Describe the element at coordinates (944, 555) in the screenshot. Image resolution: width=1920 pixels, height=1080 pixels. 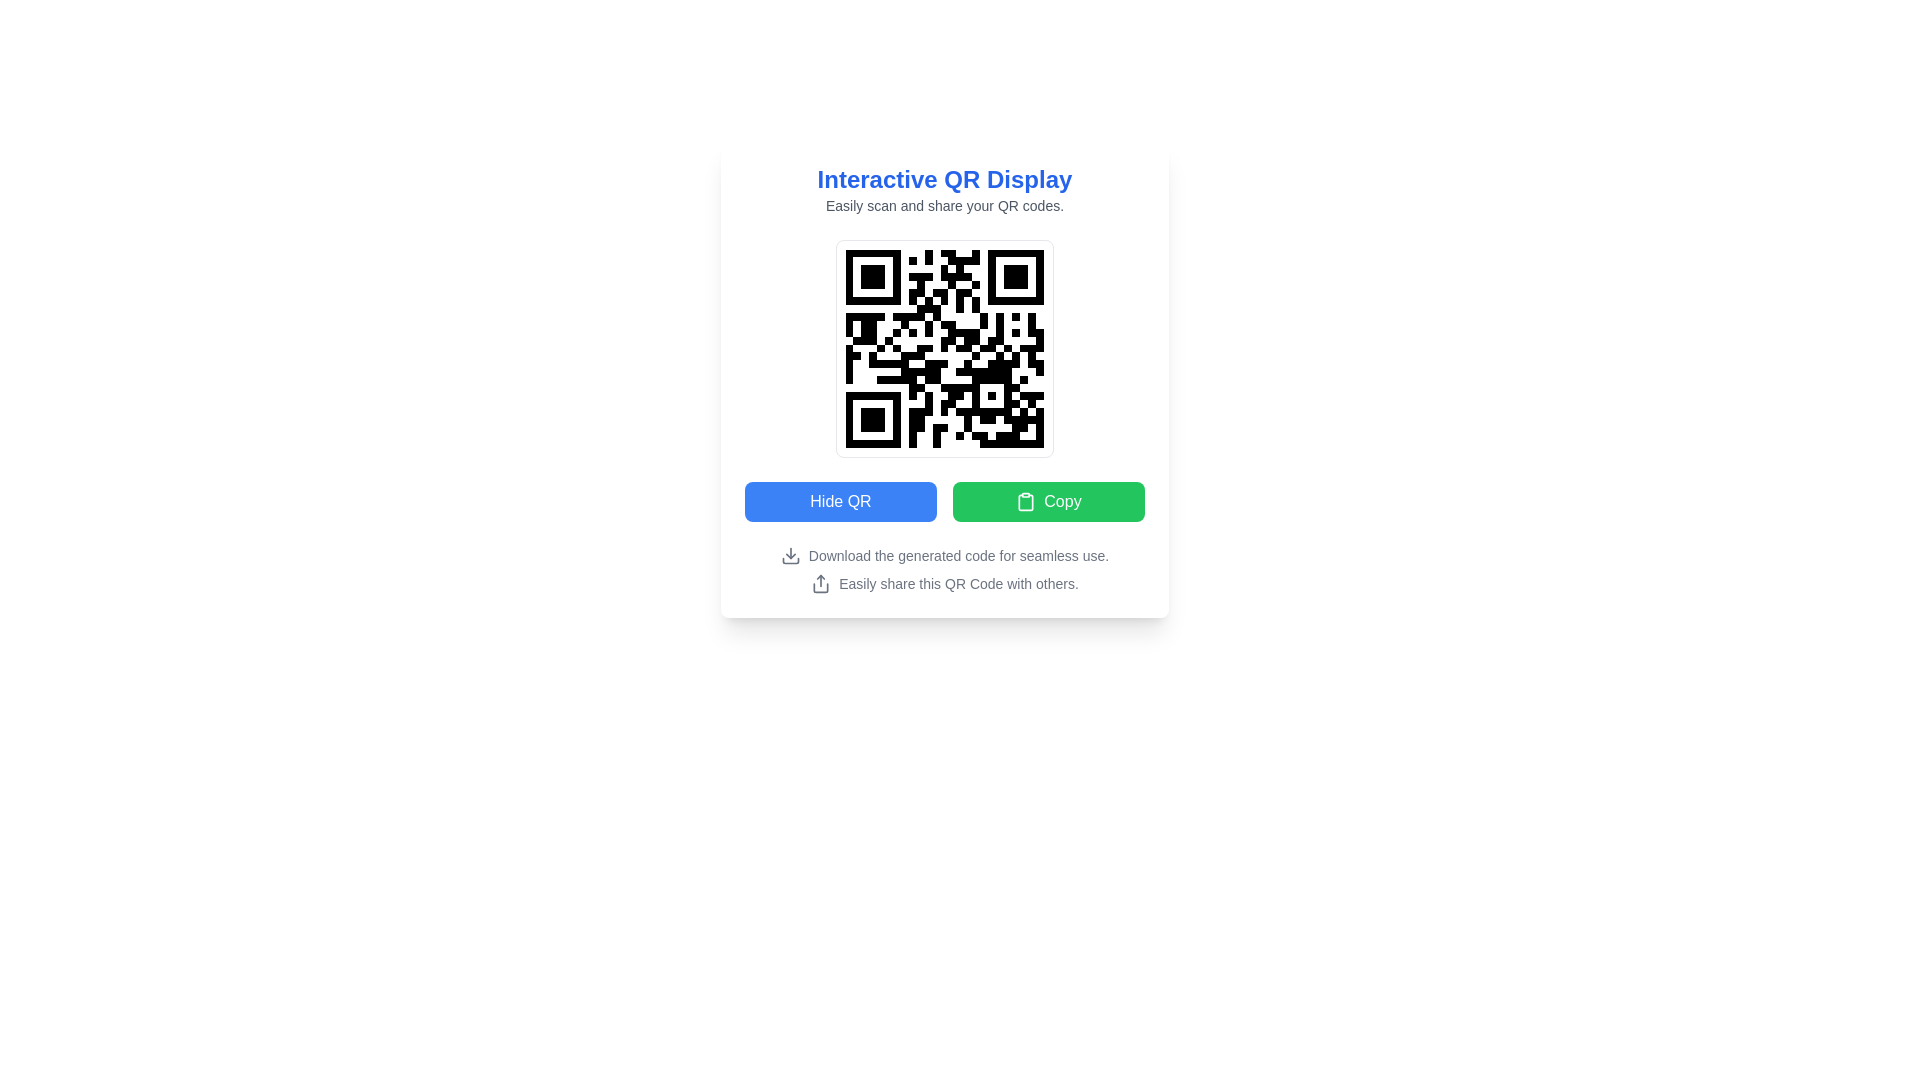
I see `the descriptive text element that suggests downloading generated content, located above the text 'Easily share this QR Code with others.'` at that location.